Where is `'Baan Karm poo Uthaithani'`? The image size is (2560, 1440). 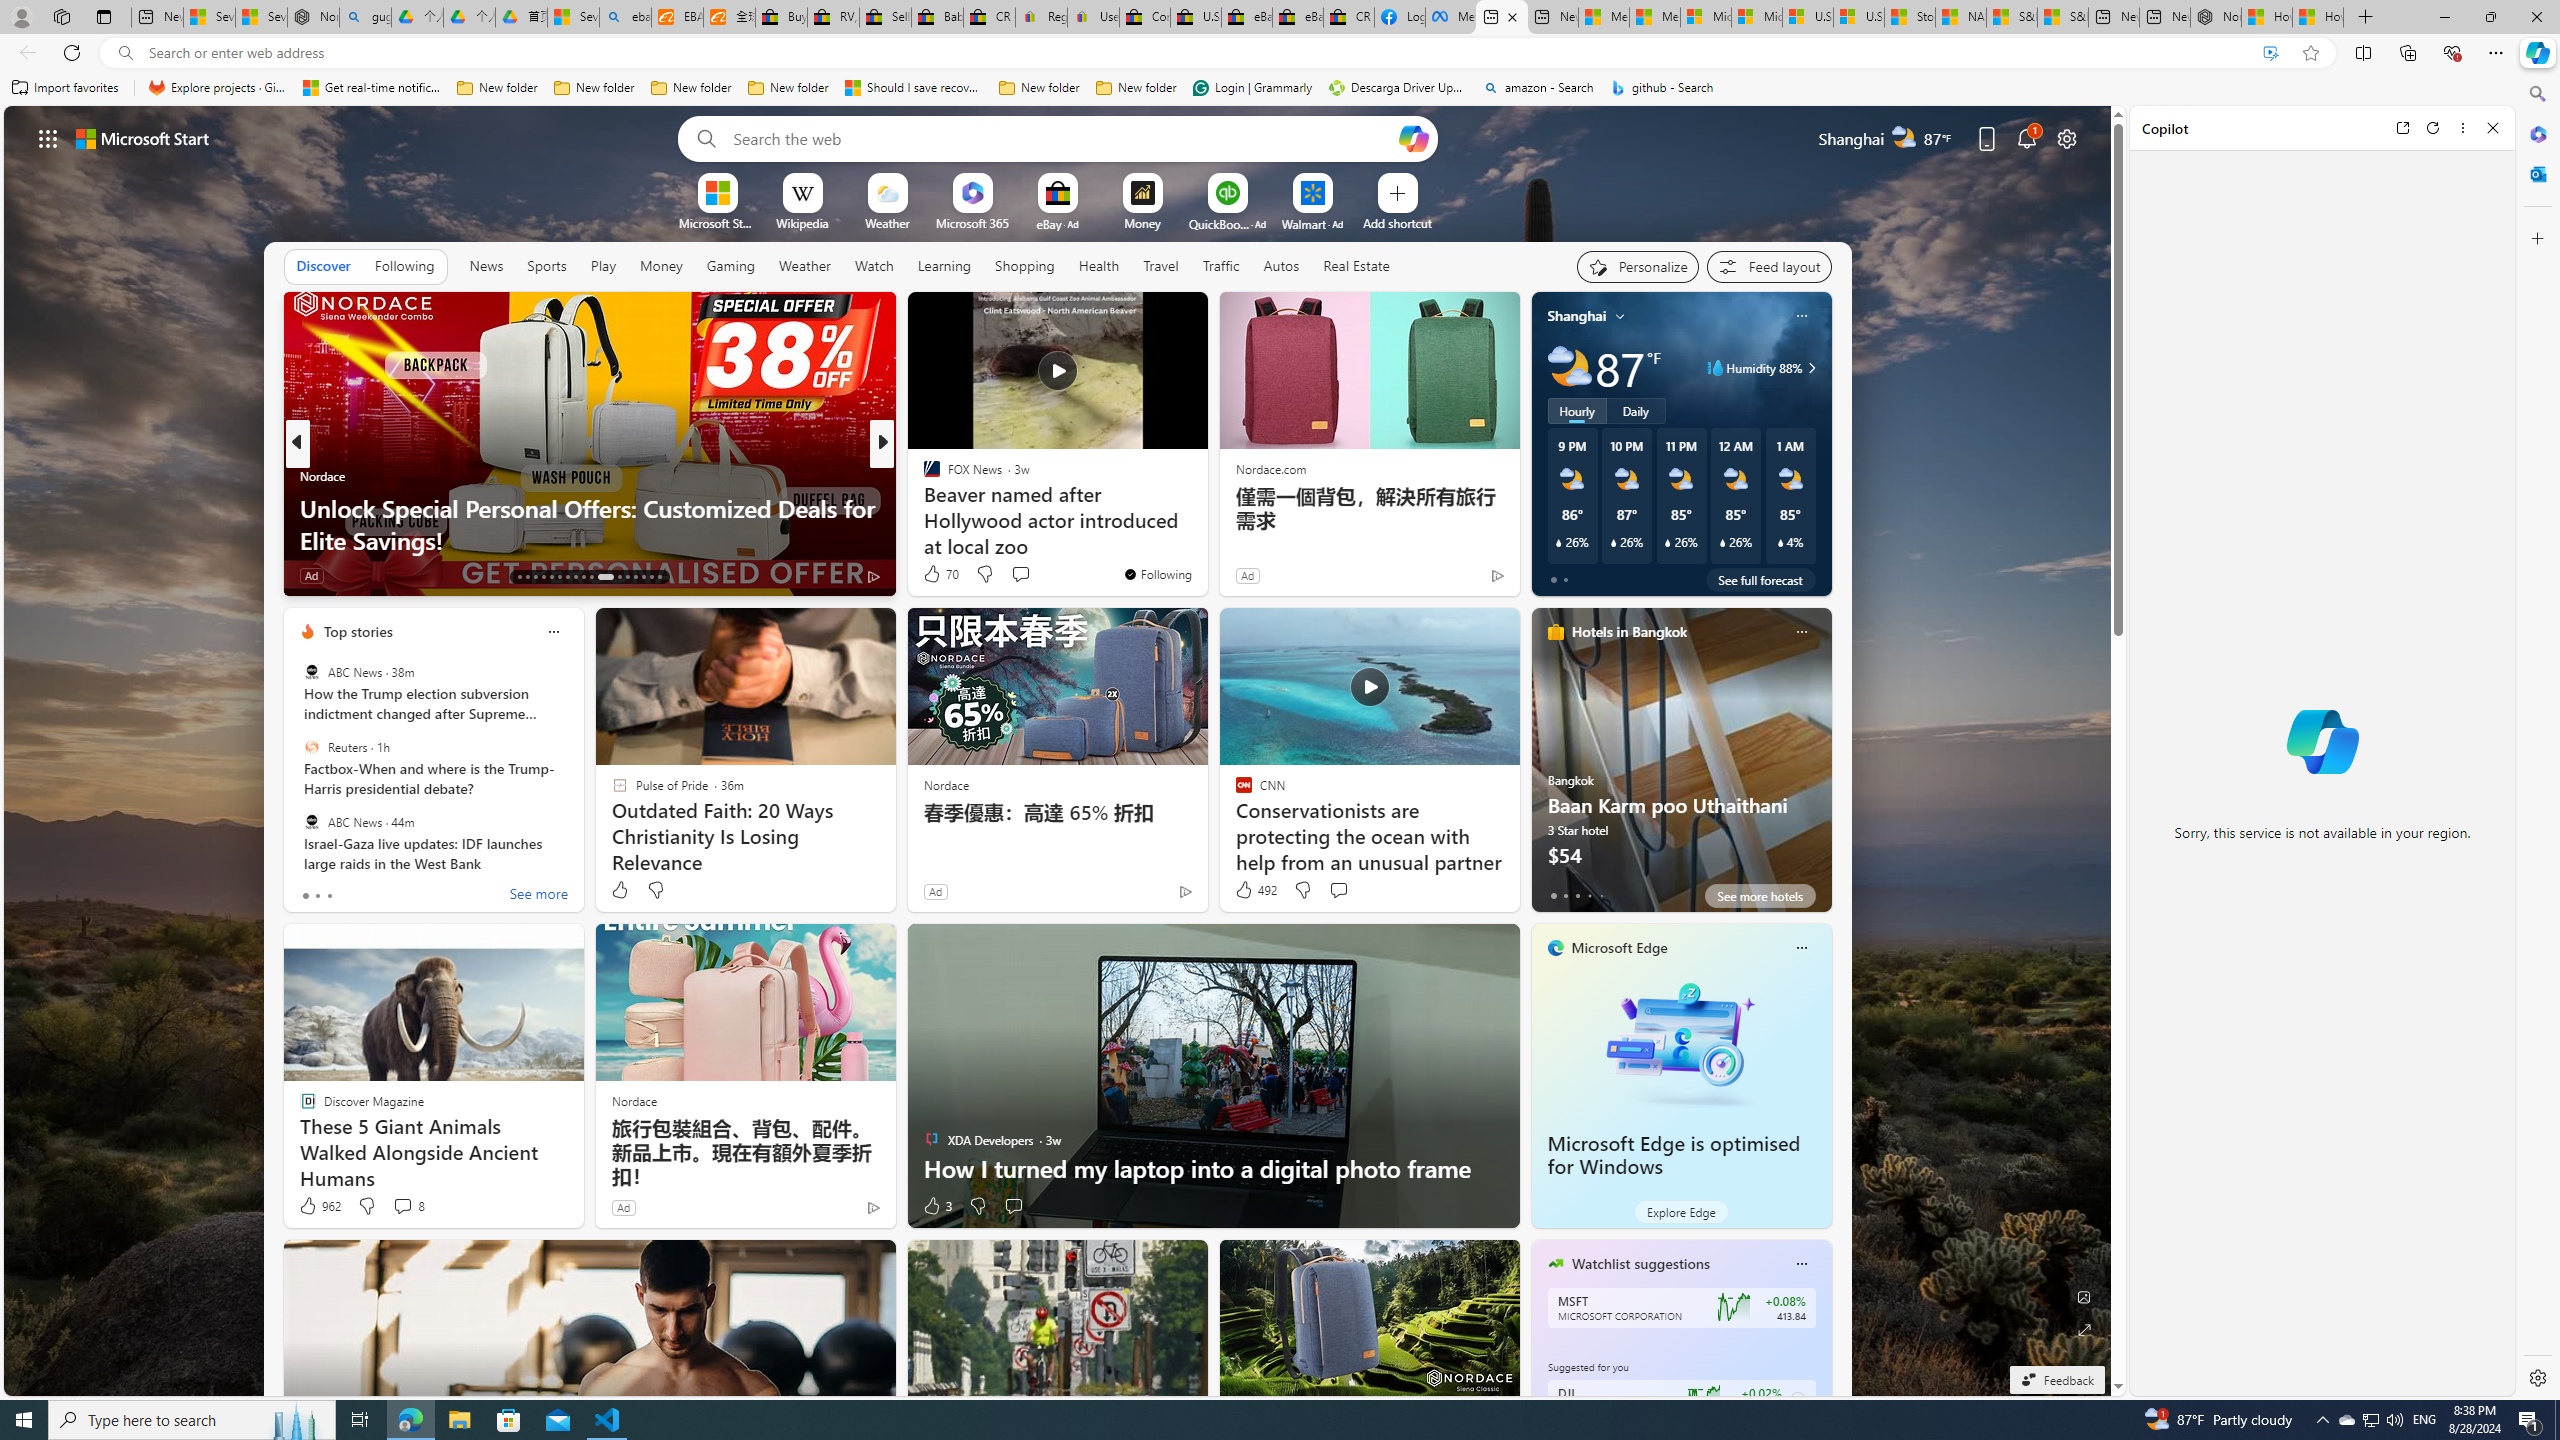
'Baan Karm poo Uthaithani' is located at coordinates (1680, 767).